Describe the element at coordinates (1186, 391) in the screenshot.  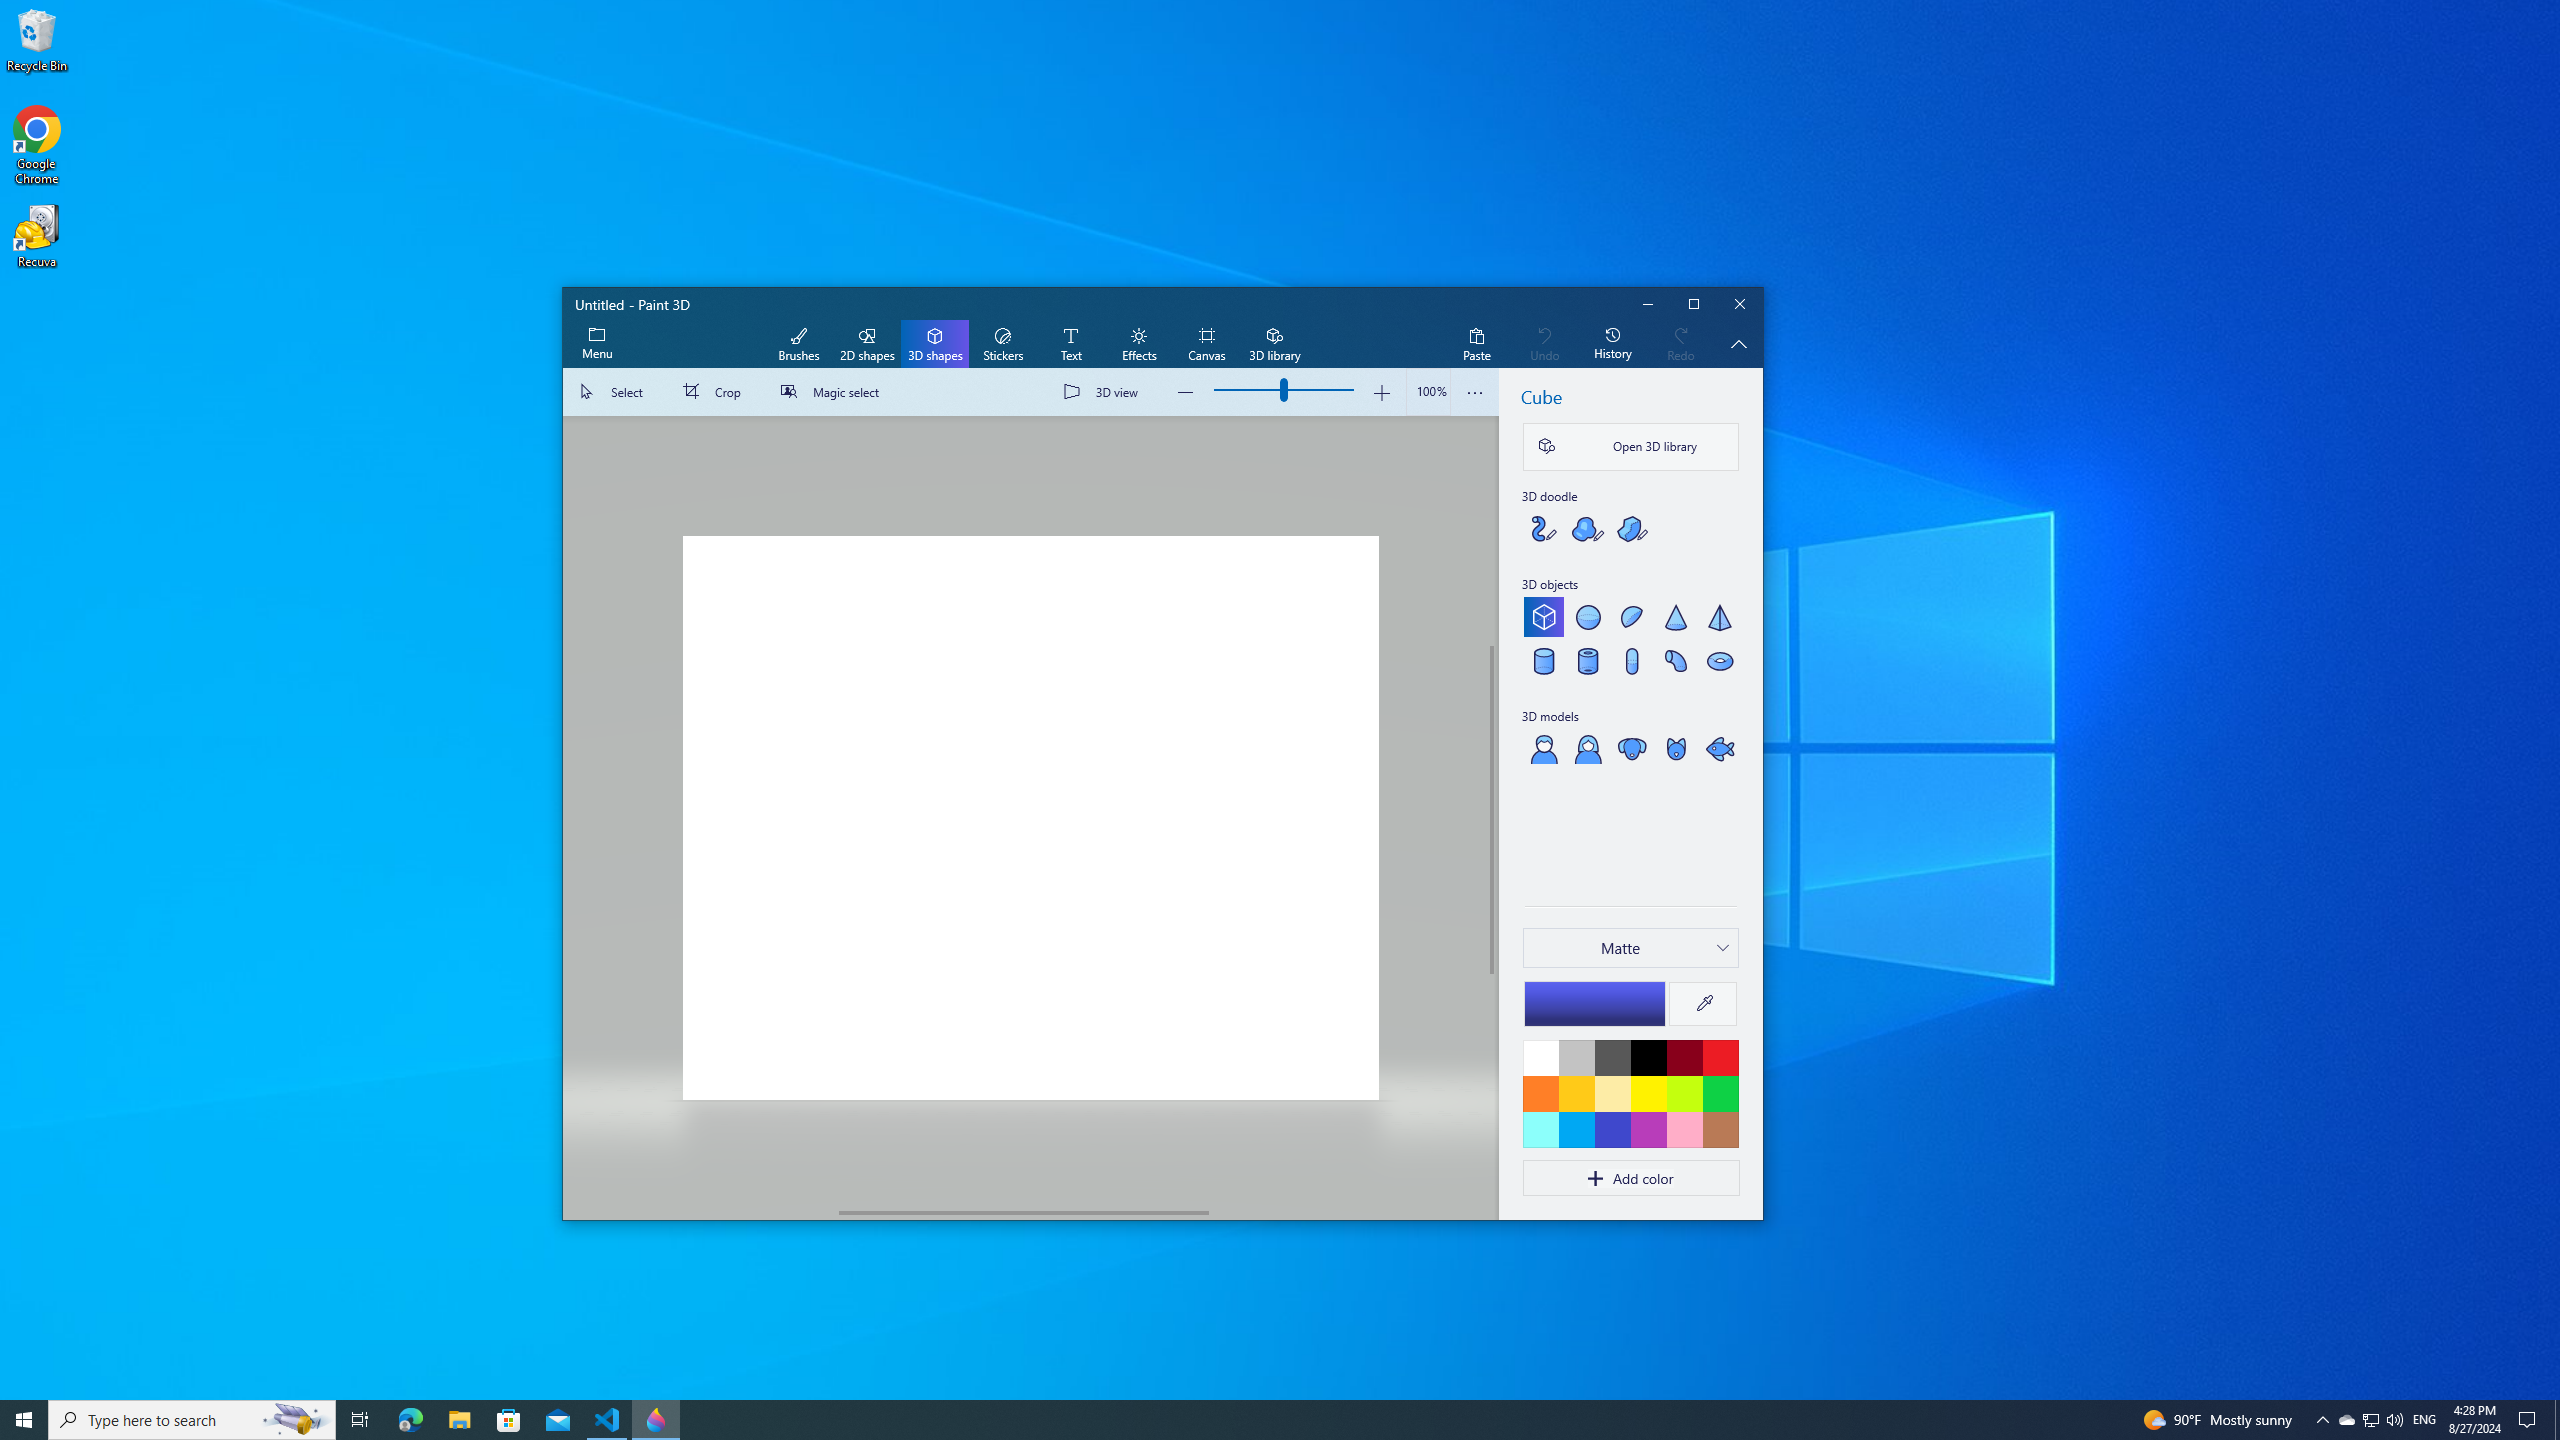
I see `'Zoom out'` at that location.